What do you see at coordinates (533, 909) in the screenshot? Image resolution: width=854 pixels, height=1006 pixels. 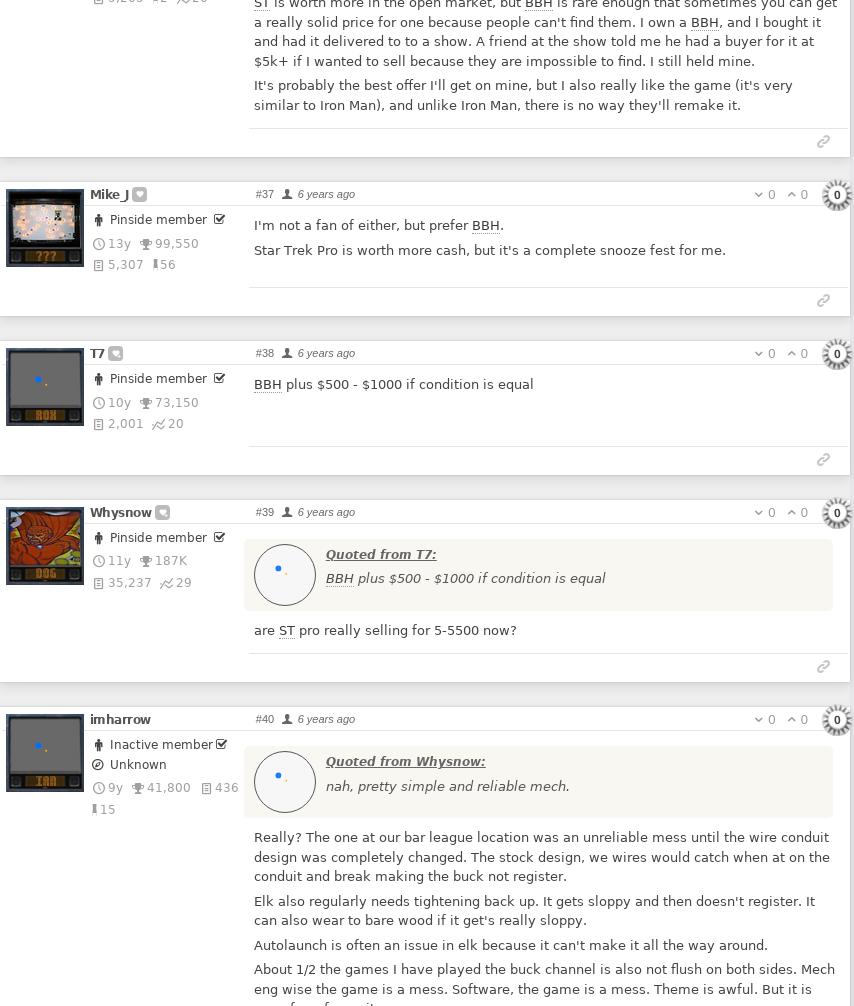 I see `'Elk also regularly needs tightening back up. It gets sloppy and then doesn't register. It can also wear to bare wood if it get's really sloppy.'` at bounding box center [533, 909].